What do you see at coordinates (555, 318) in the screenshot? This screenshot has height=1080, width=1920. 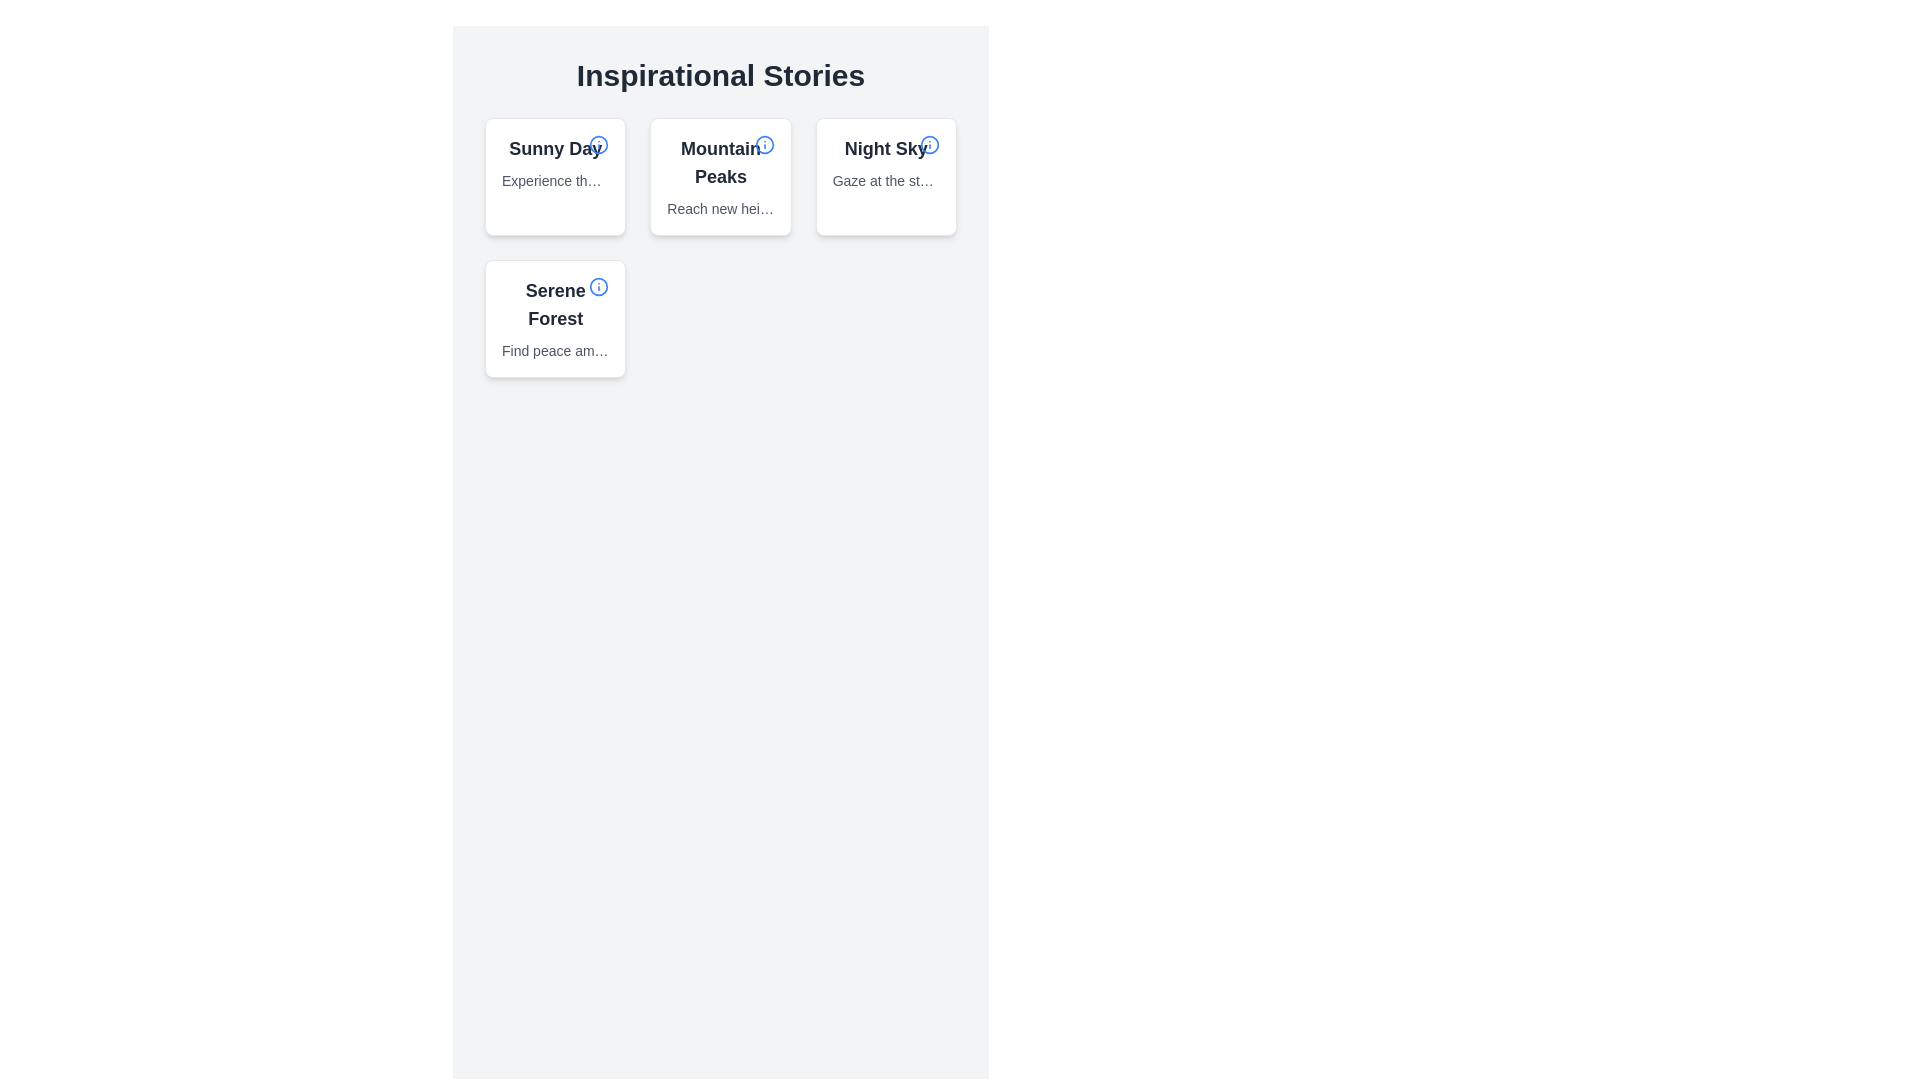 I see `the fourth card in the grid layout, positioned below the 'Sunny Day' card` at bounding box center [555, 318].